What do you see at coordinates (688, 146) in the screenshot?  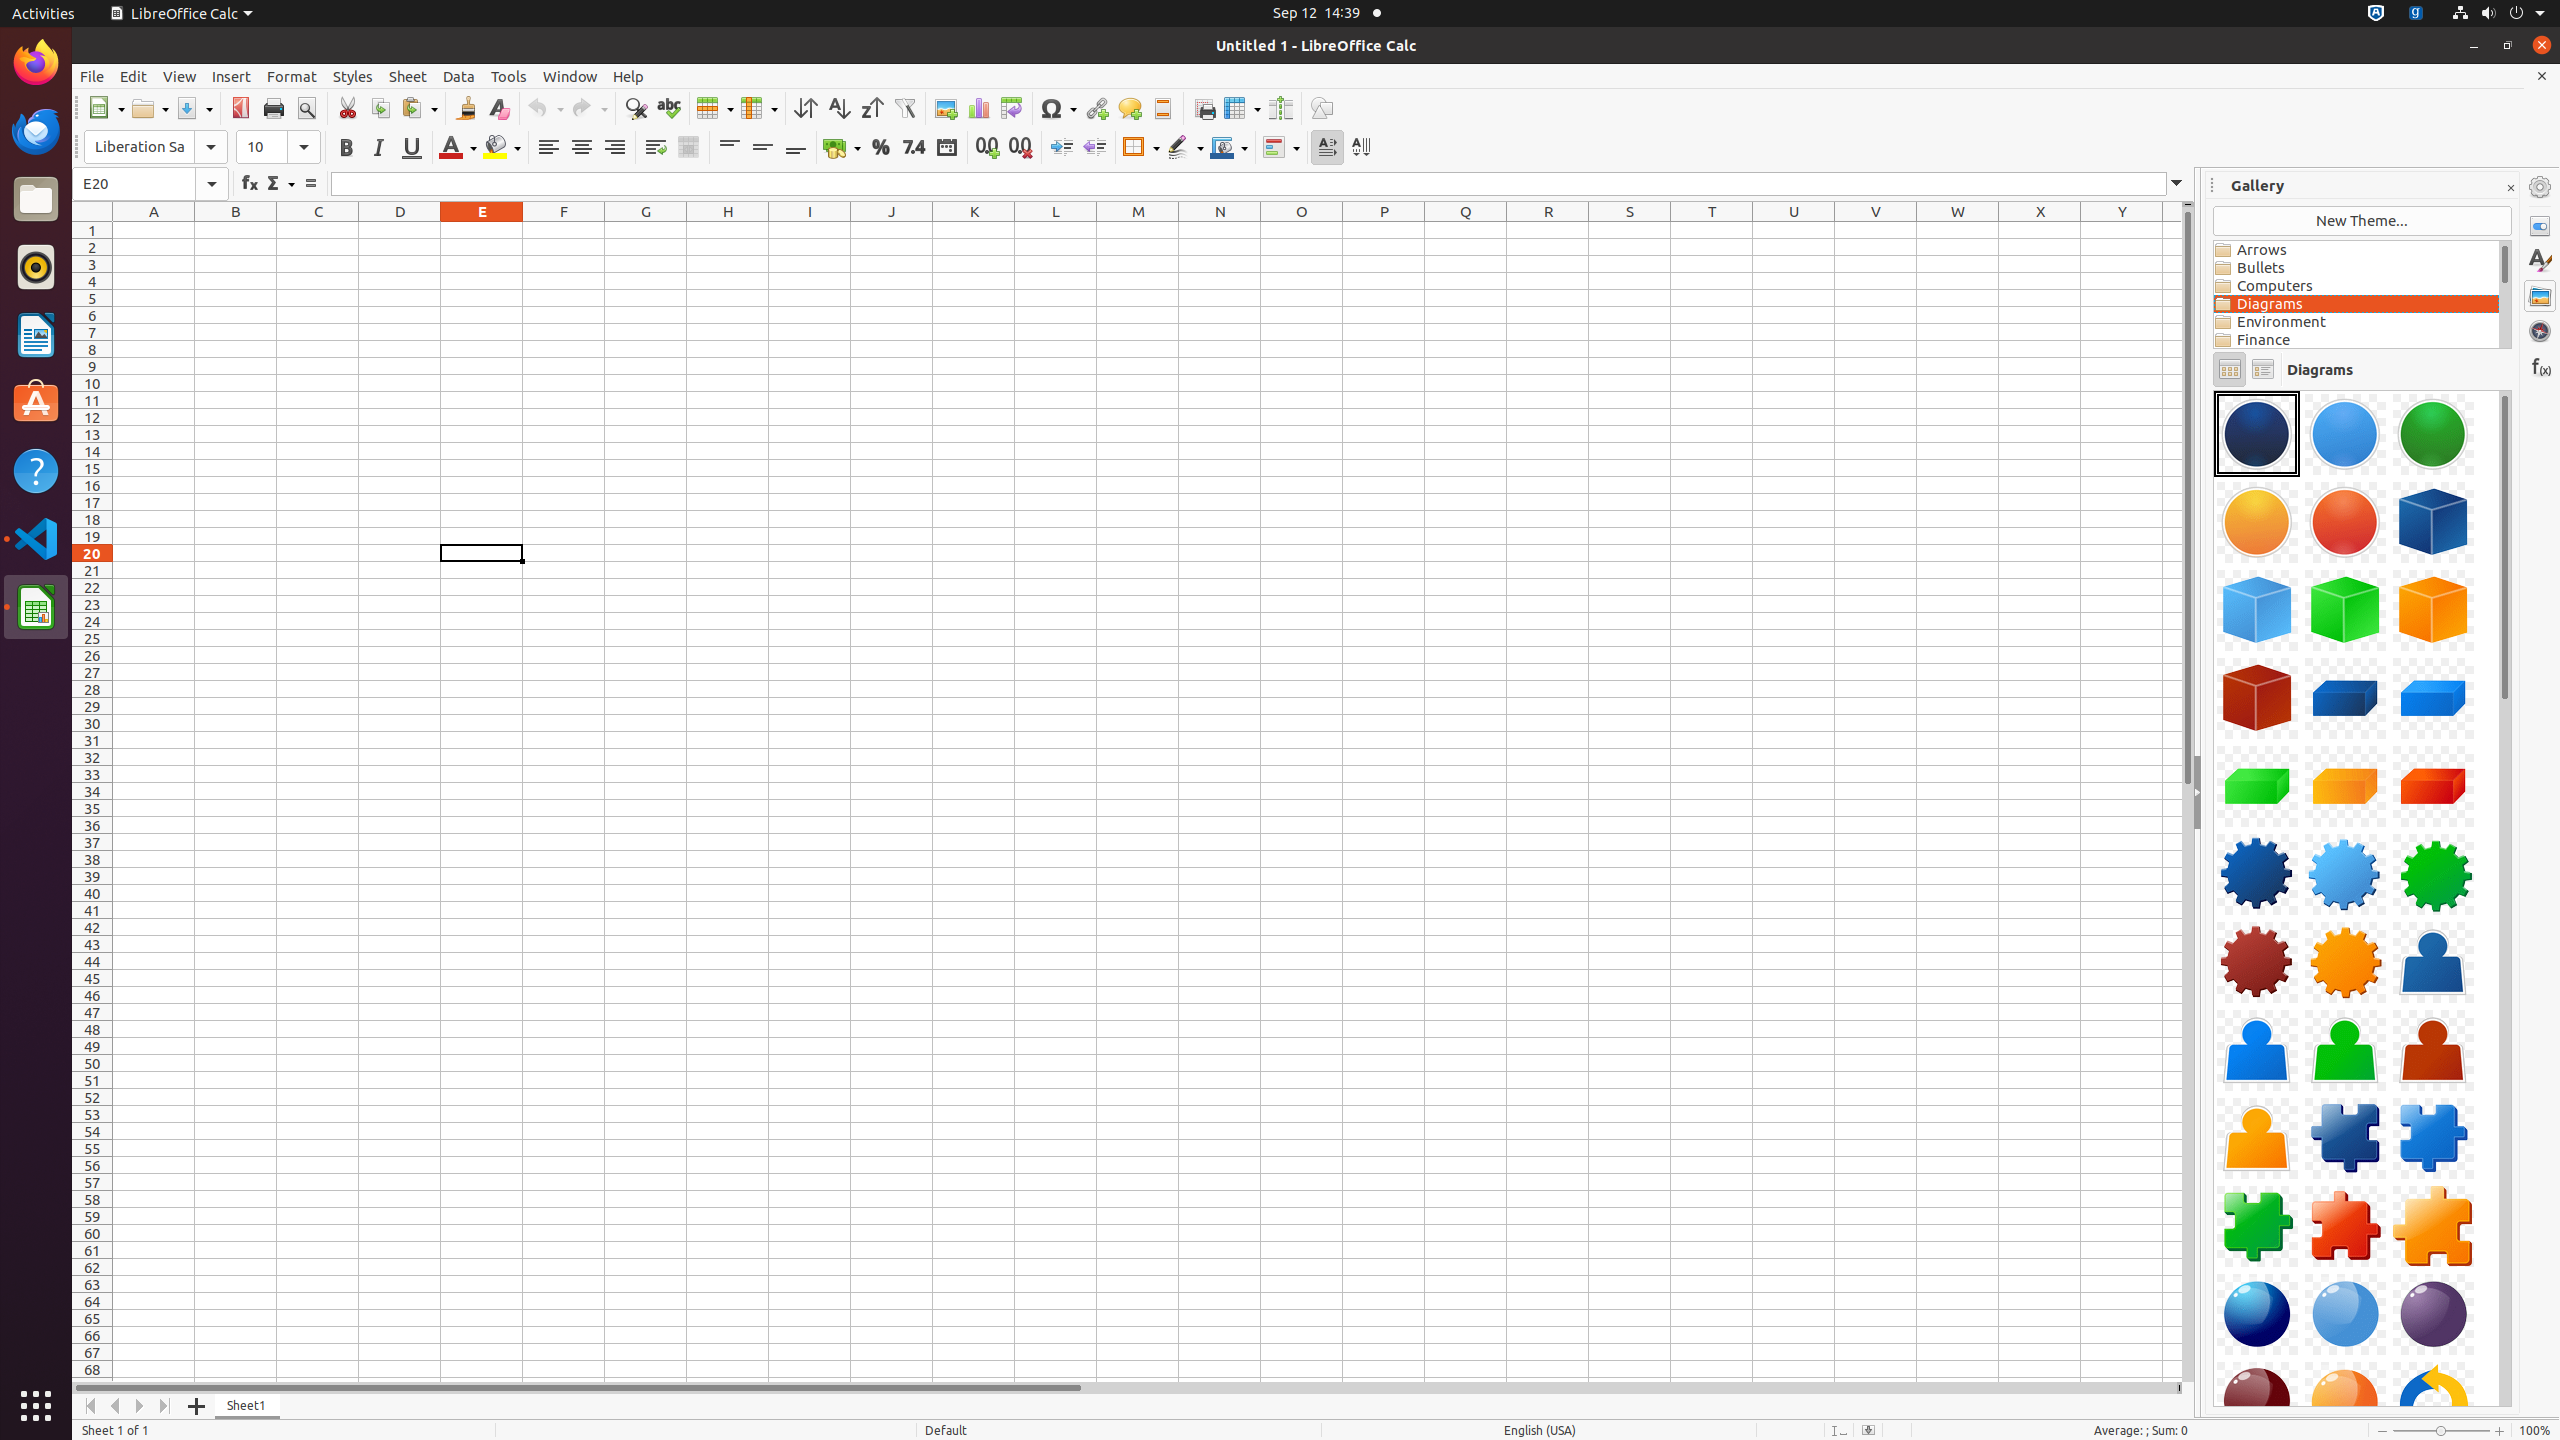 I see `'Merge and Center Cells'` at bounding box center [688, 146].